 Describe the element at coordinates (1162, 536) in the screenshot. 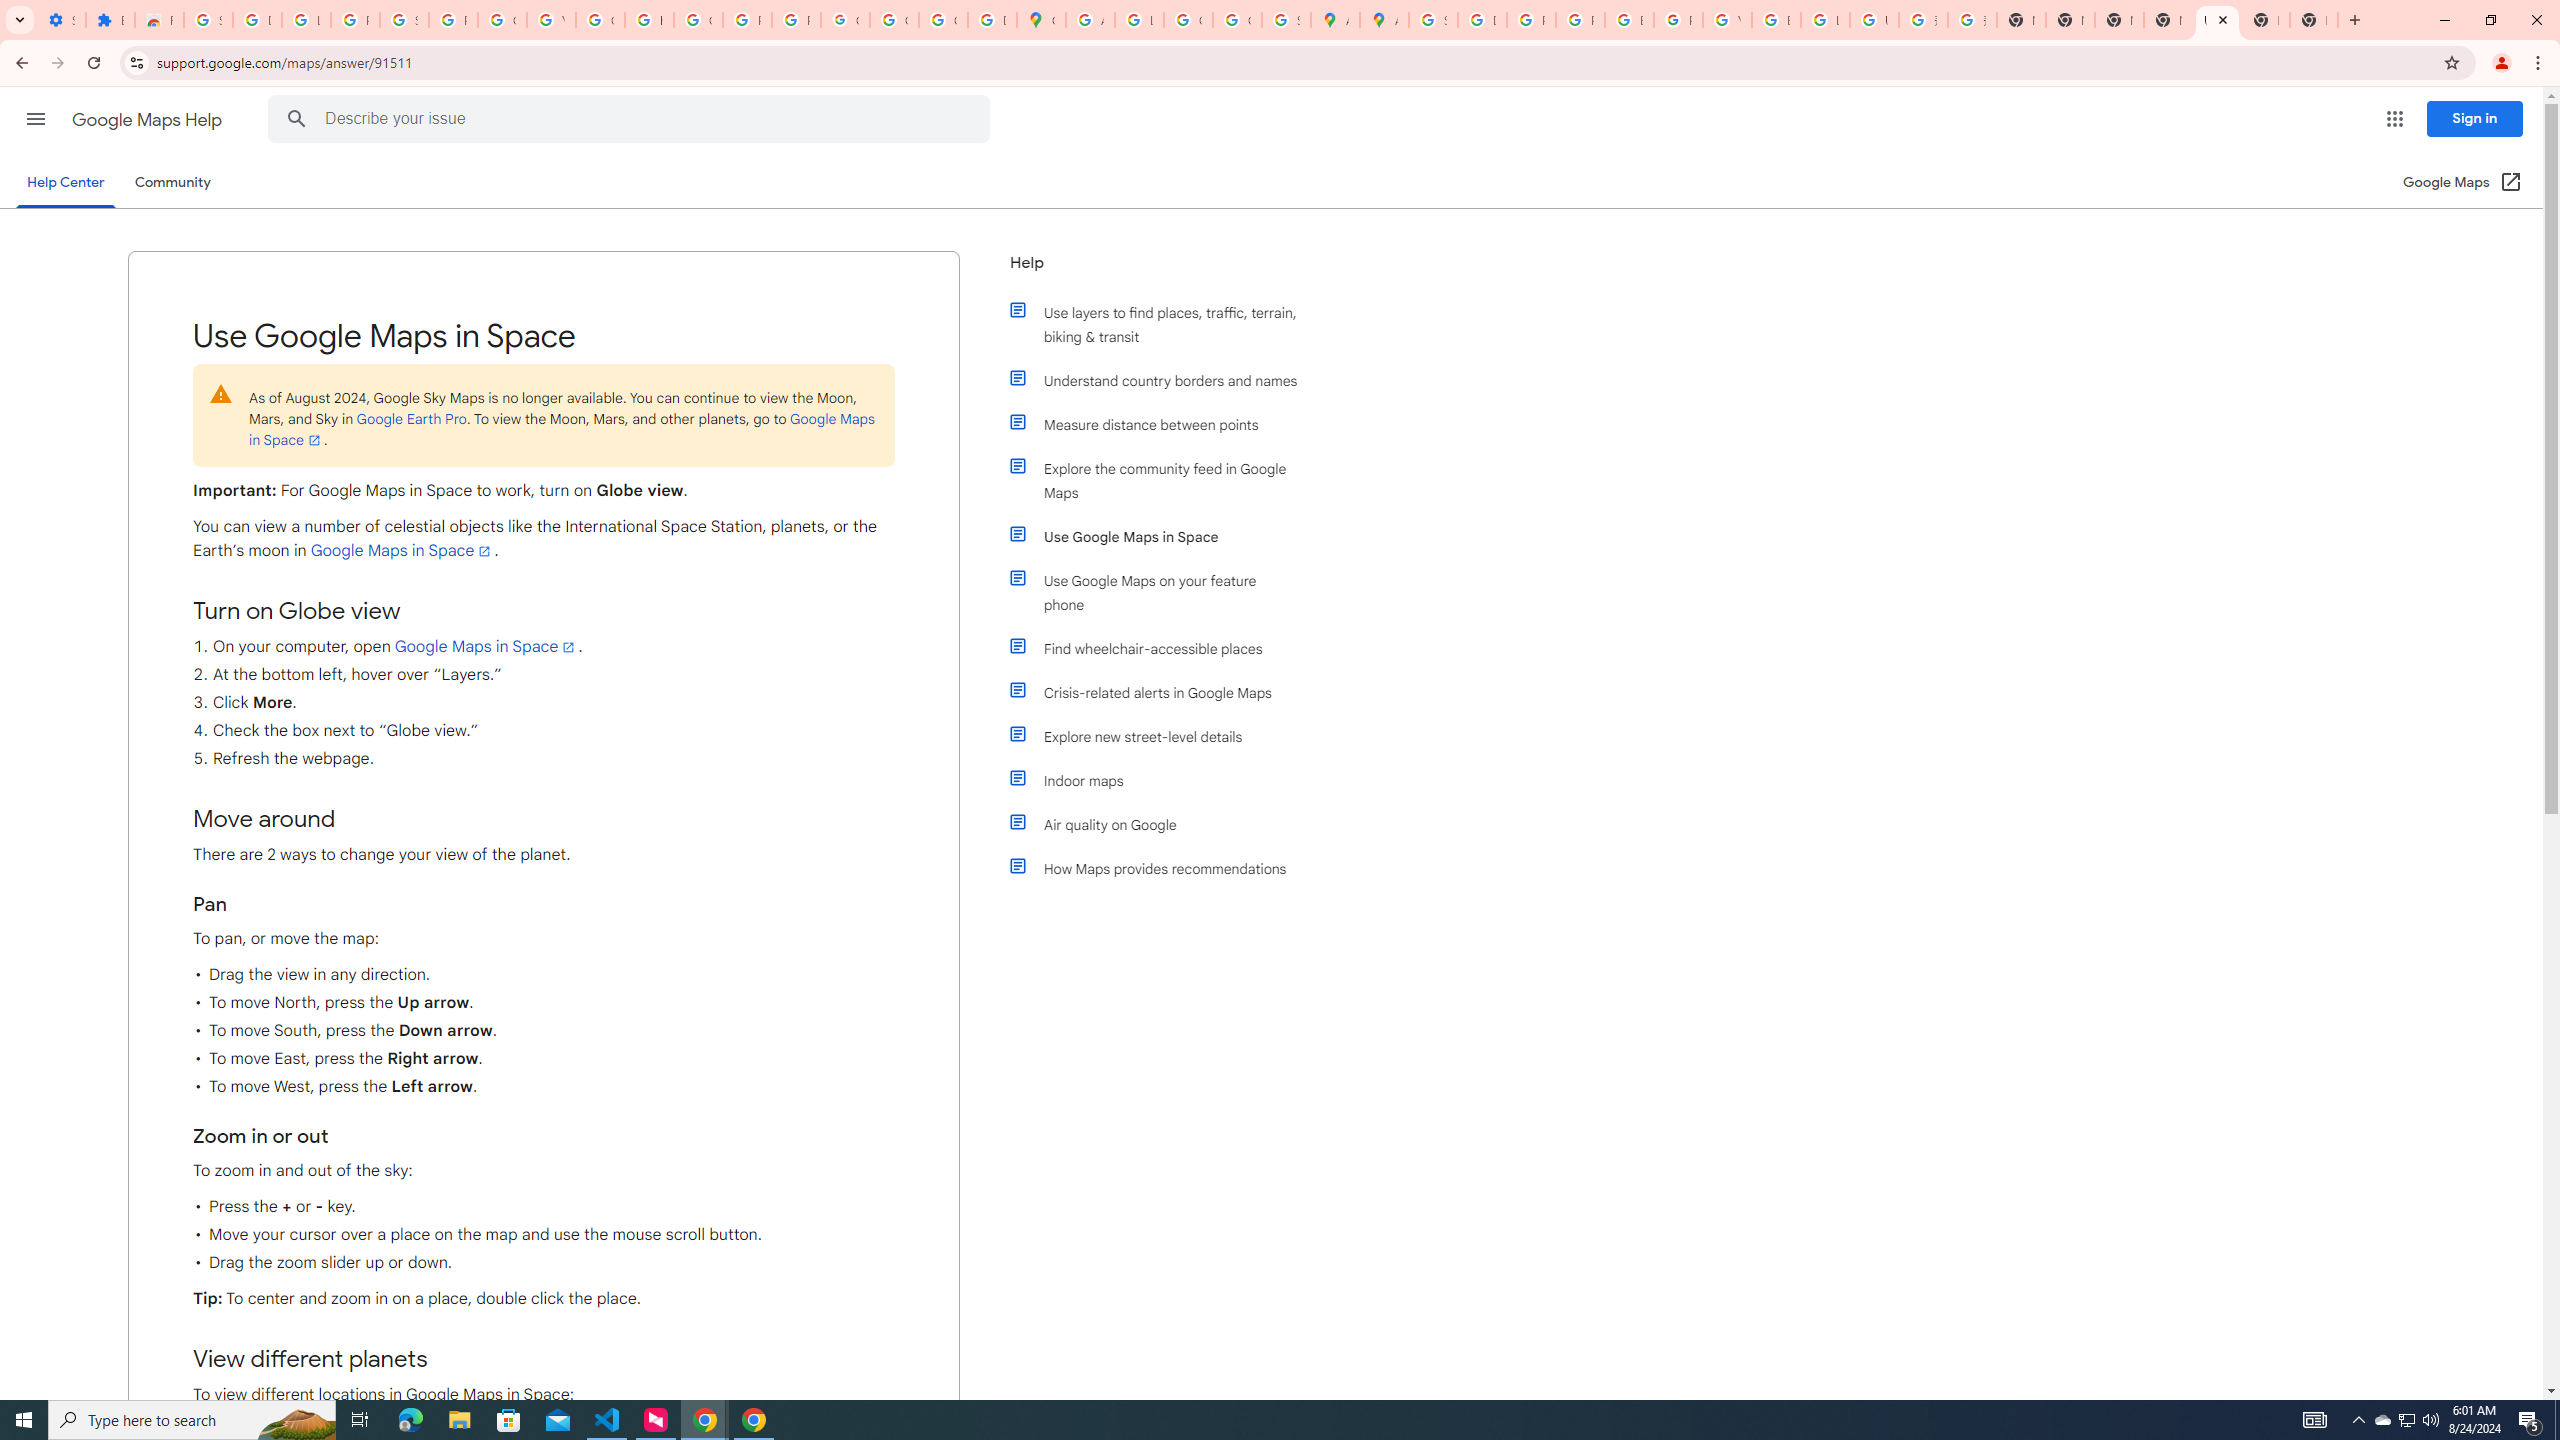

I see `'Use Google Maps in Space'` at that location.